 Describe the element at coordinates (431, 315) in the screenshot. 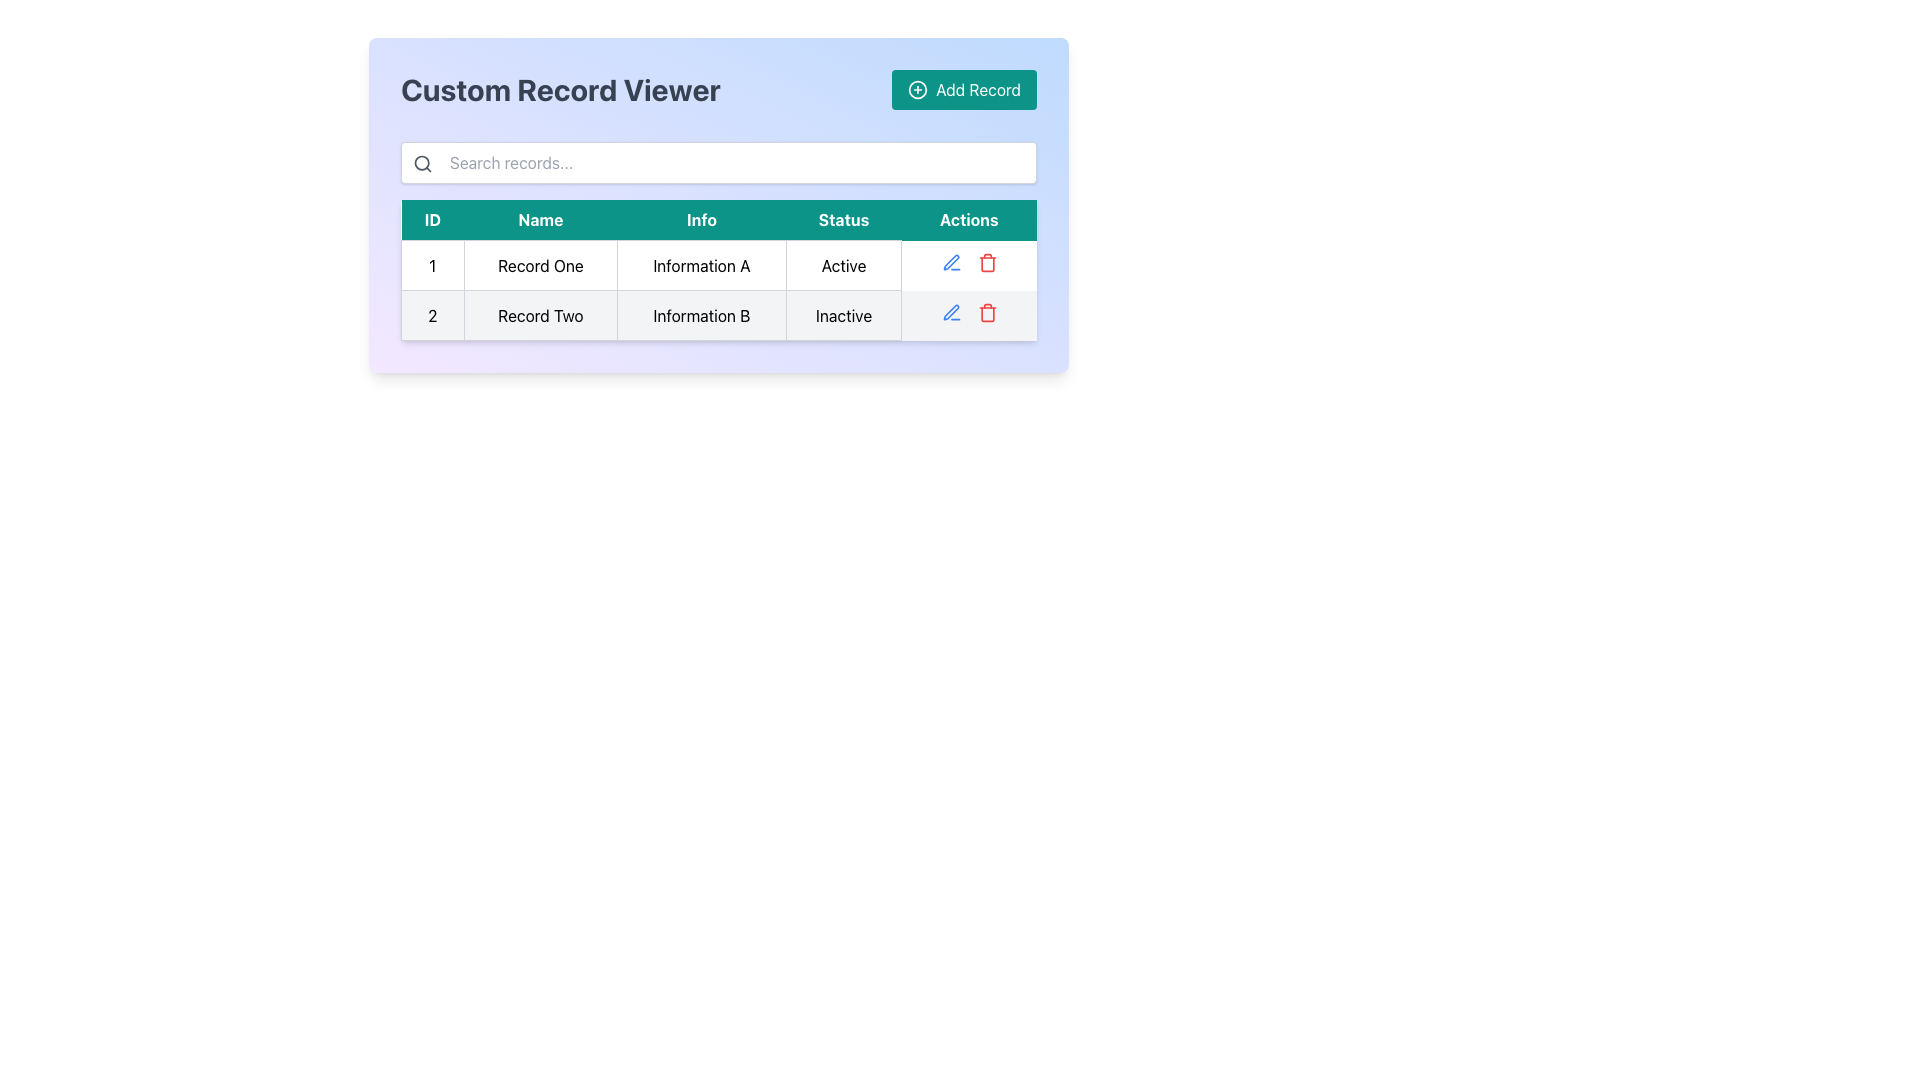

I see `the Table Cell that serves as a label for the row, located in the second row and first column of the table, corresponding to the 'ID' column` at that location.